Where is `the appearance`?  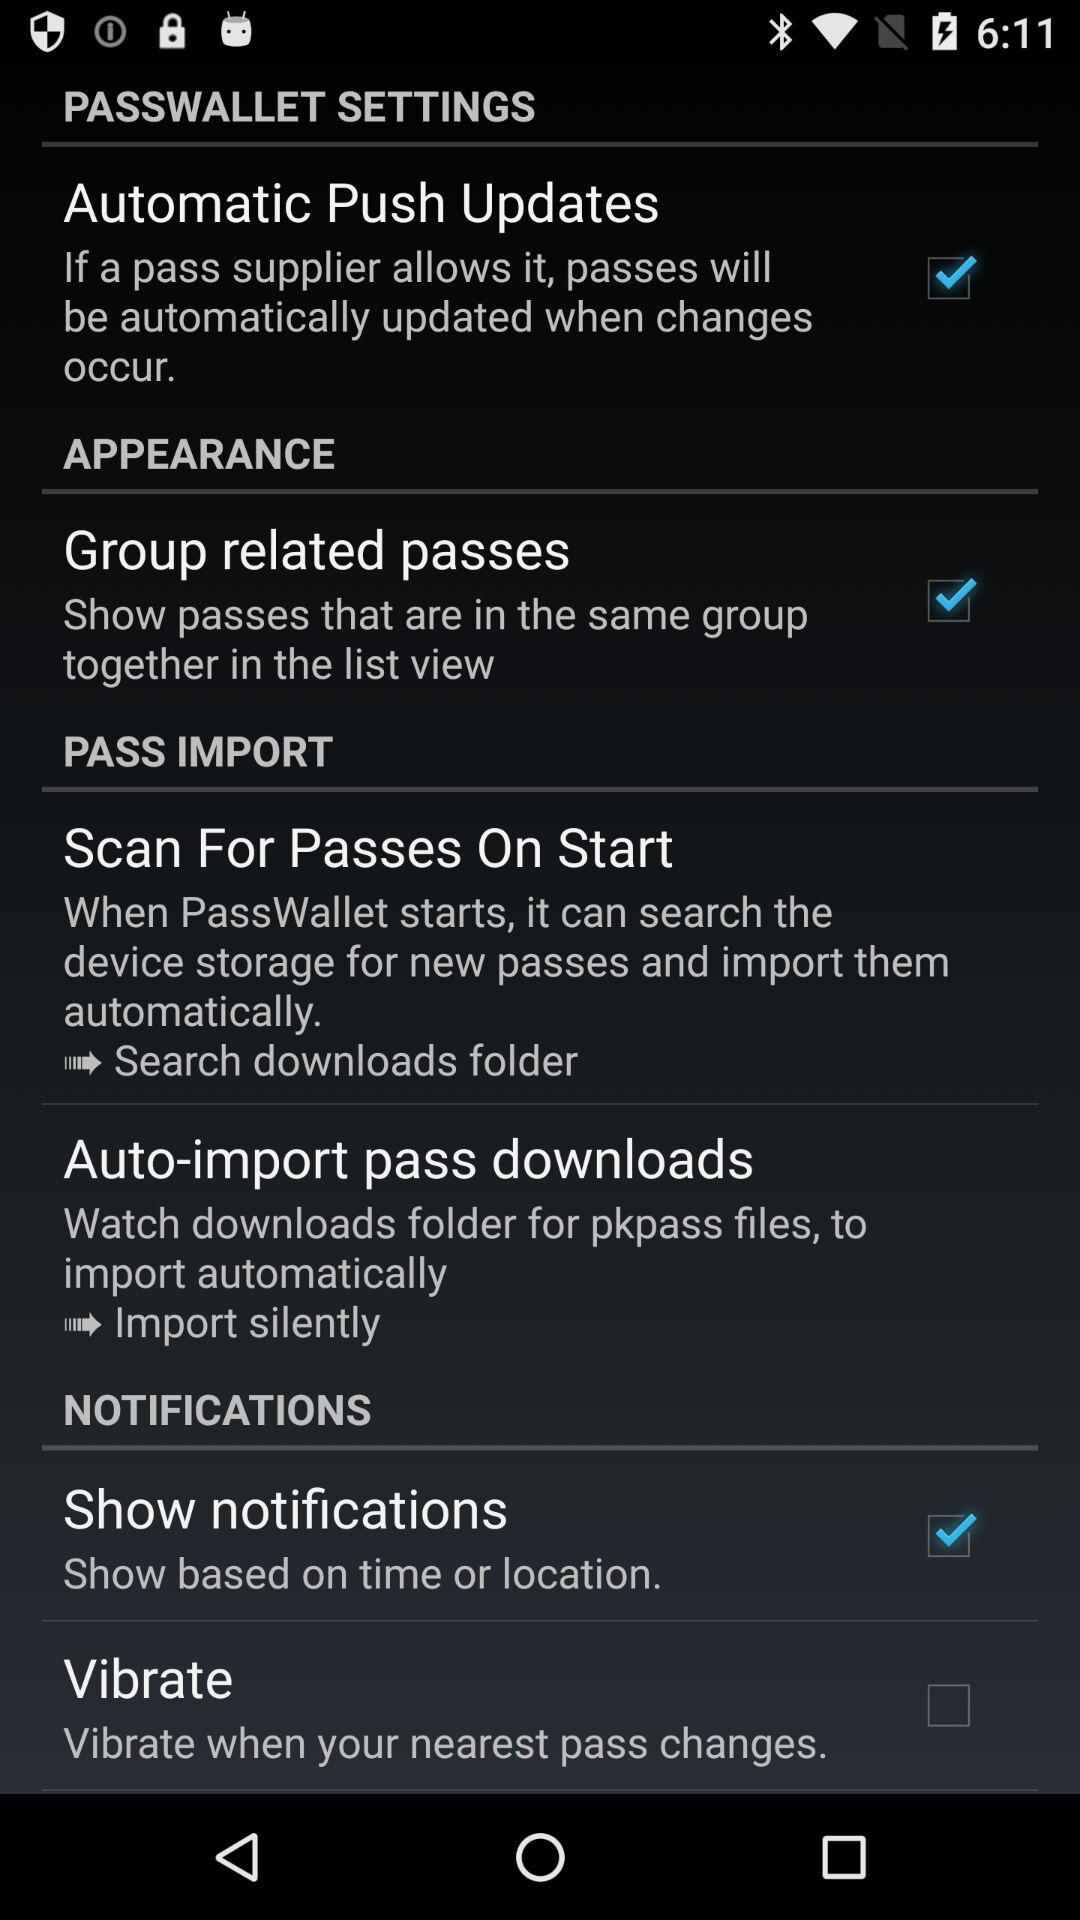
the appearance is located at coordinates (540, 451).